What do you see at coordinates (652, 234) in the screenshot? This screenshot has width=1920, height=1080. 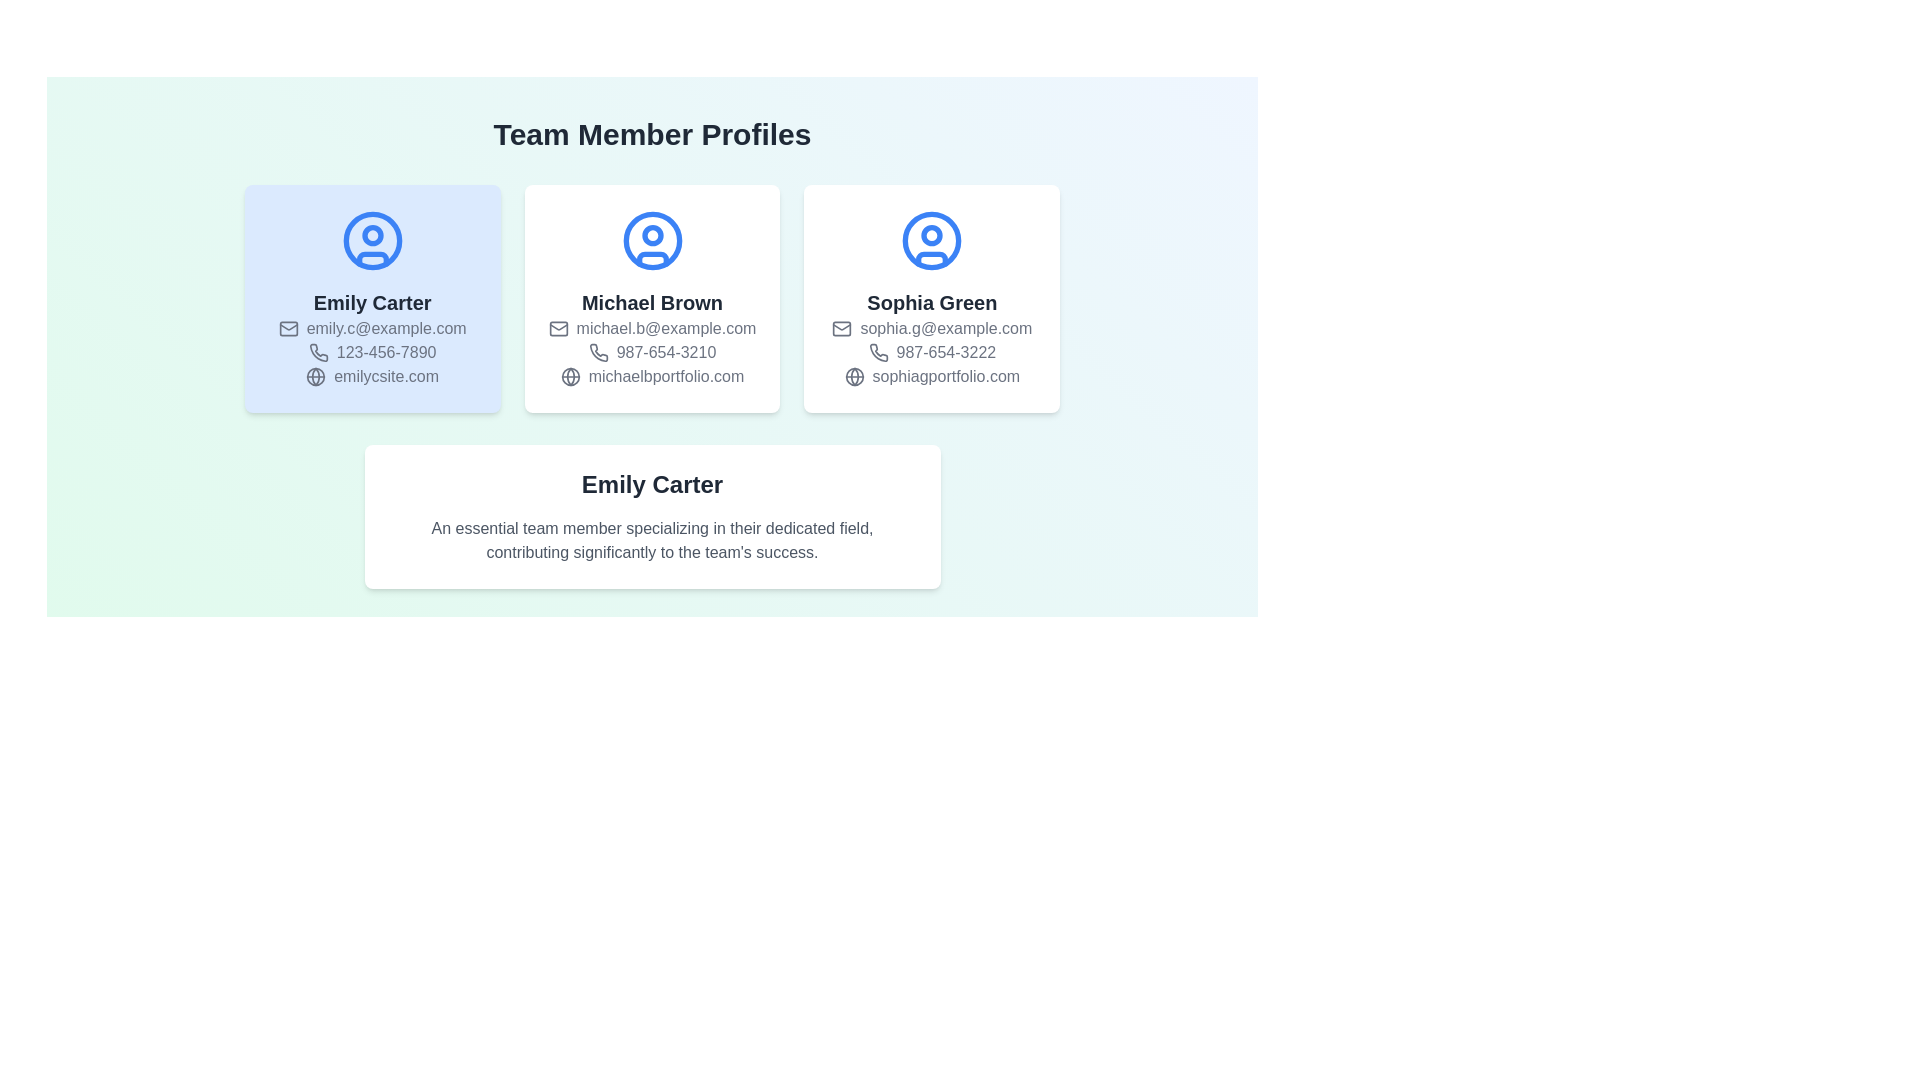 I see `graphic component (circle) of the profile icon located at the top-center of the card labeled 'Michael Brown' for development purposes` at bounding box center [652, 234].